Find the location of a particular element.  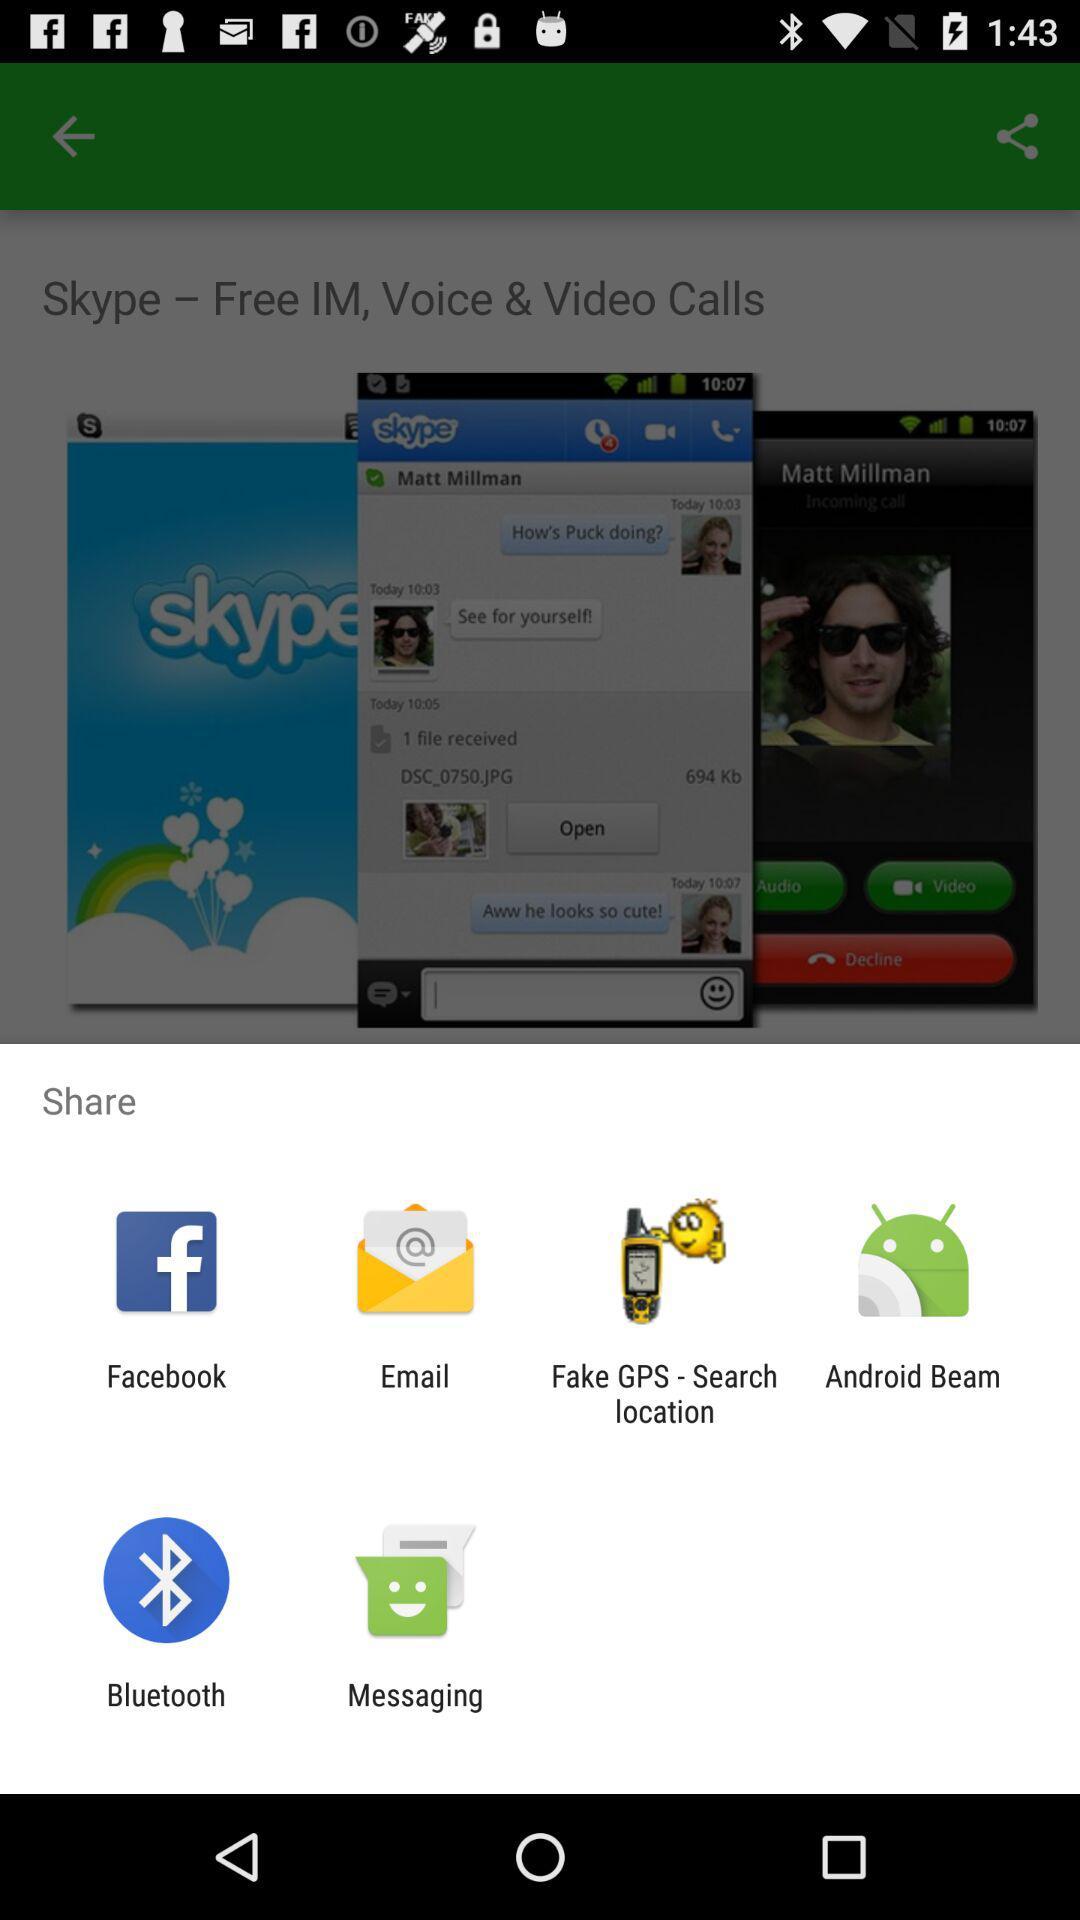

app next to the facebook app is located at coordinates (414, 1392).